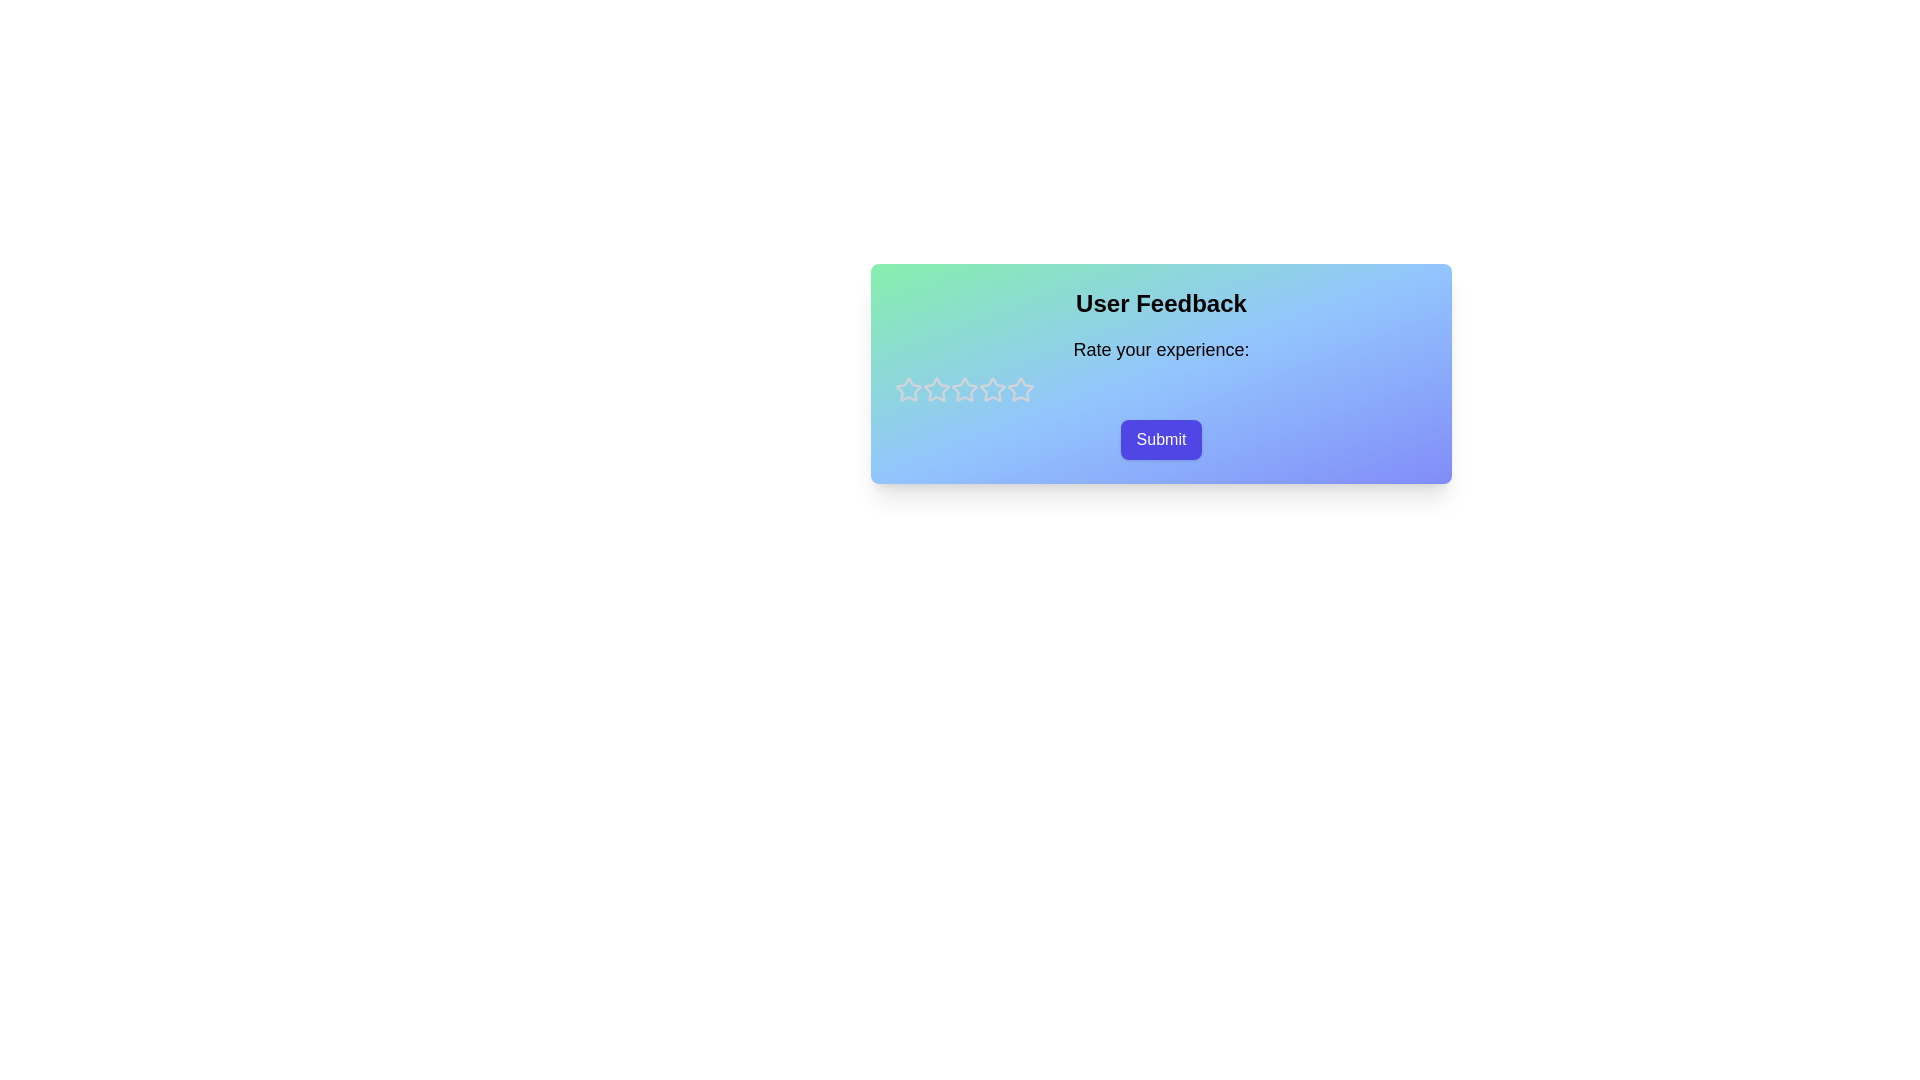 The image size is (1920, 1080). What do you see at coordinates (964, 389) in the screenshot?
I see `the fourth star icon in the user feedback section` at bounding box center [964, 389].